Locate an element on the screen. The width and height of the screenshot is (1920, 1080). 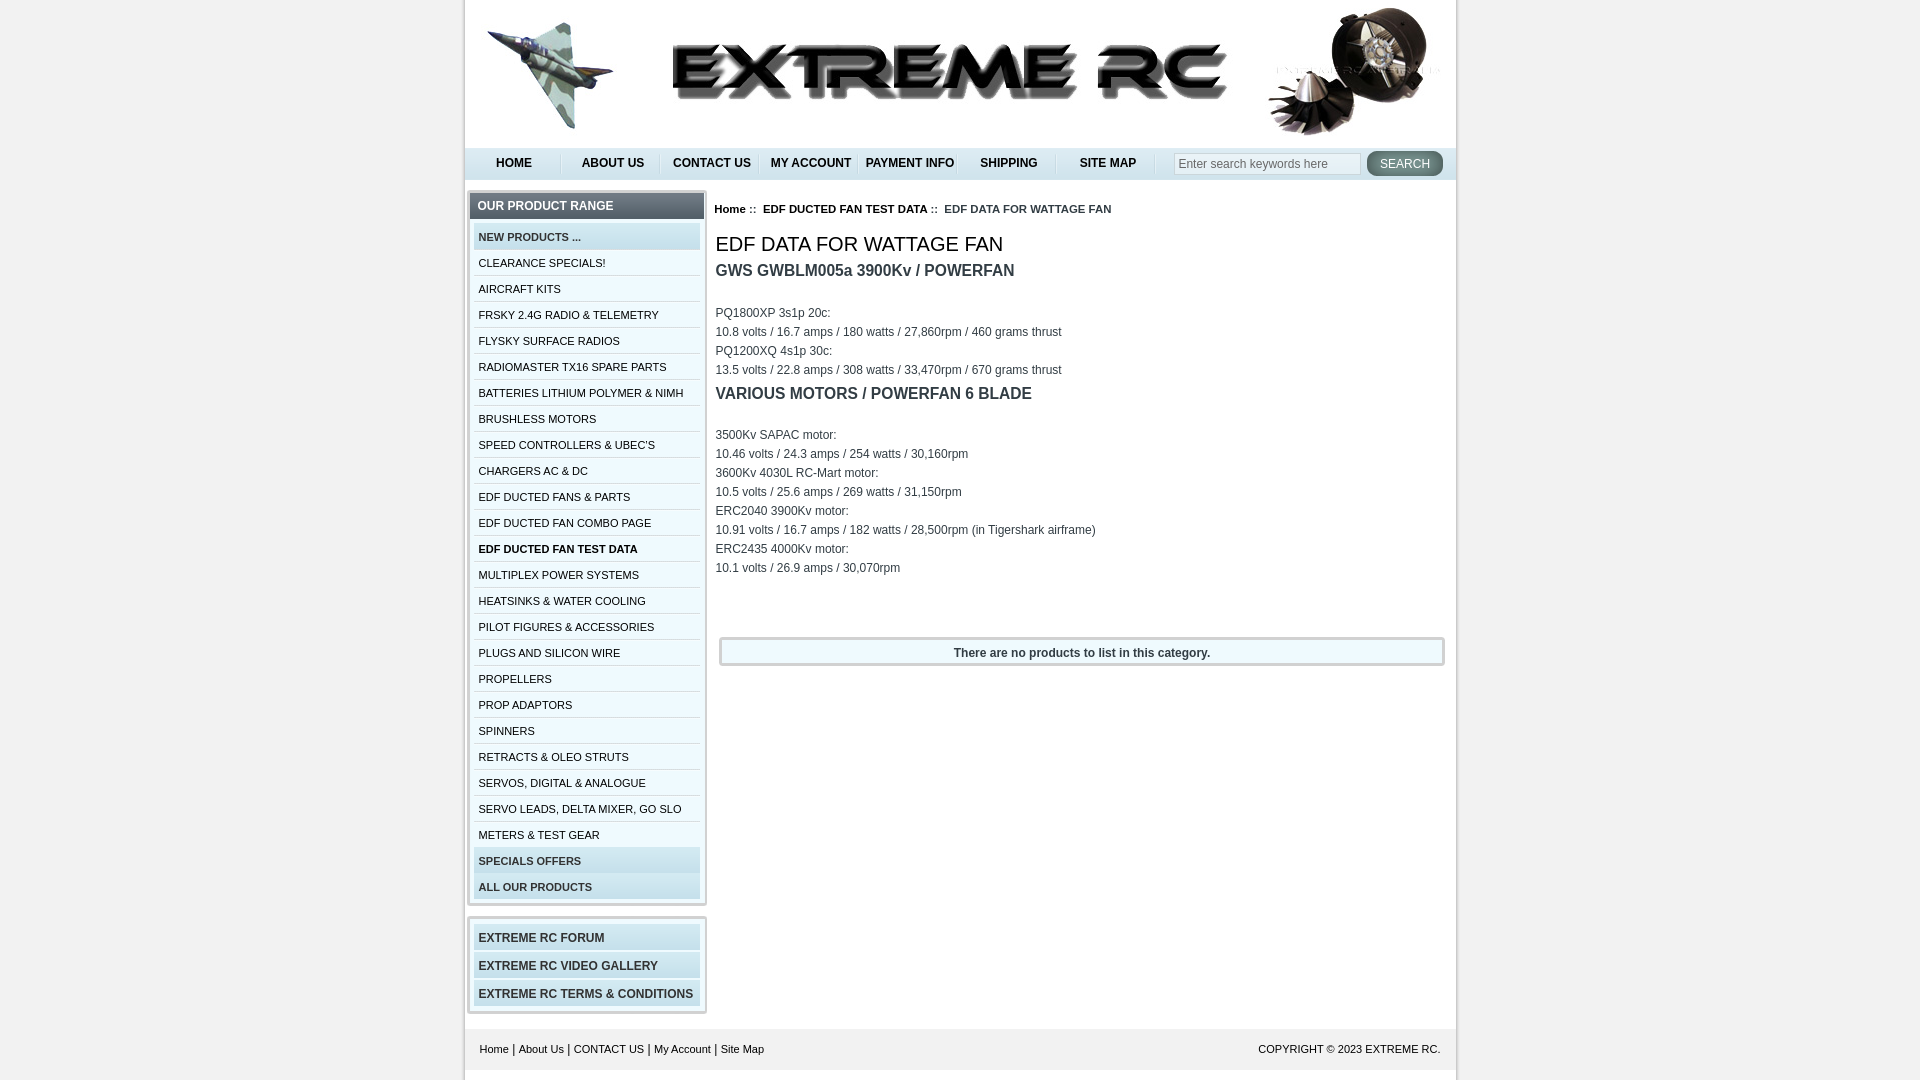
'EDF DUCTED FAN COMBO PAGE' is located at coordinates (585, 520).